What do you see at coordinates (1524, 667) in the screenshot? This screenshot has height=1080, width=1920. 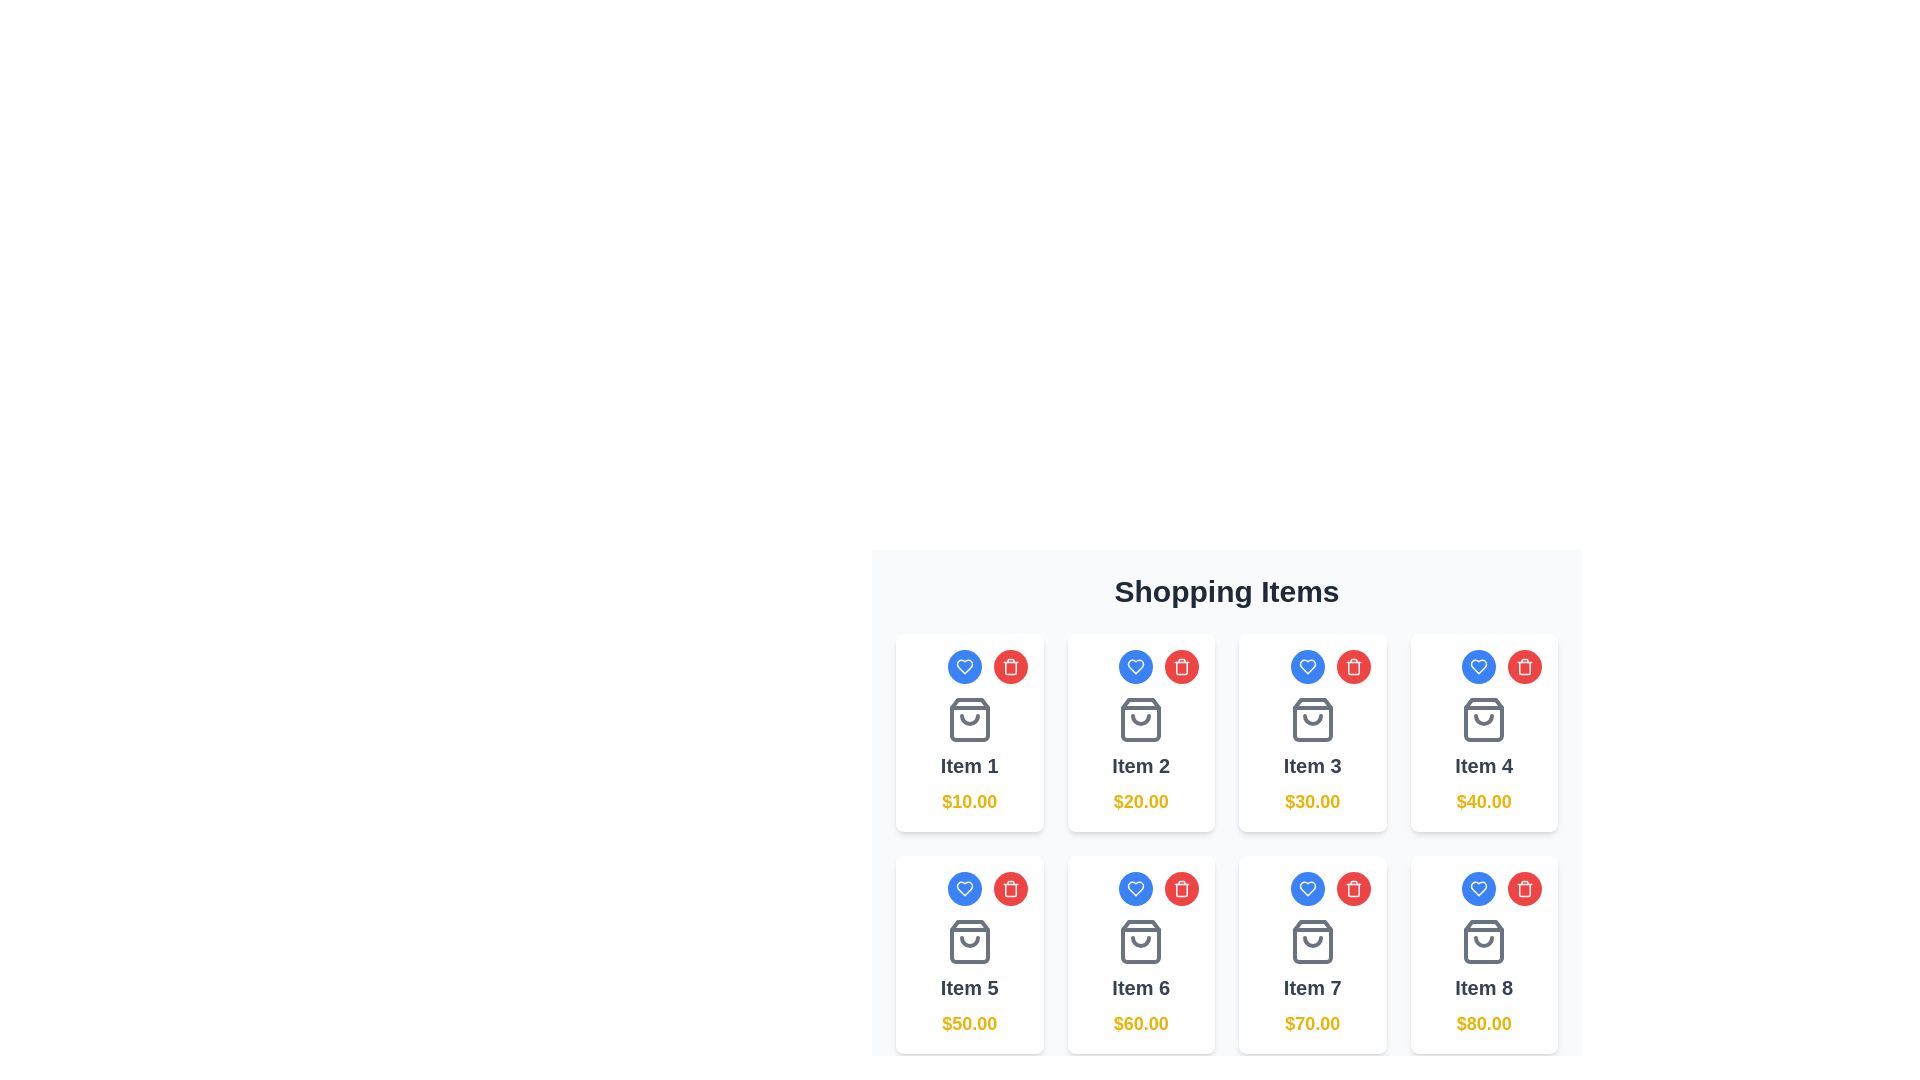 I see `the circular red button with a white trash can icon located at the top-right corner of the card for 'Item 4'` at bounding box center [1524, 667].